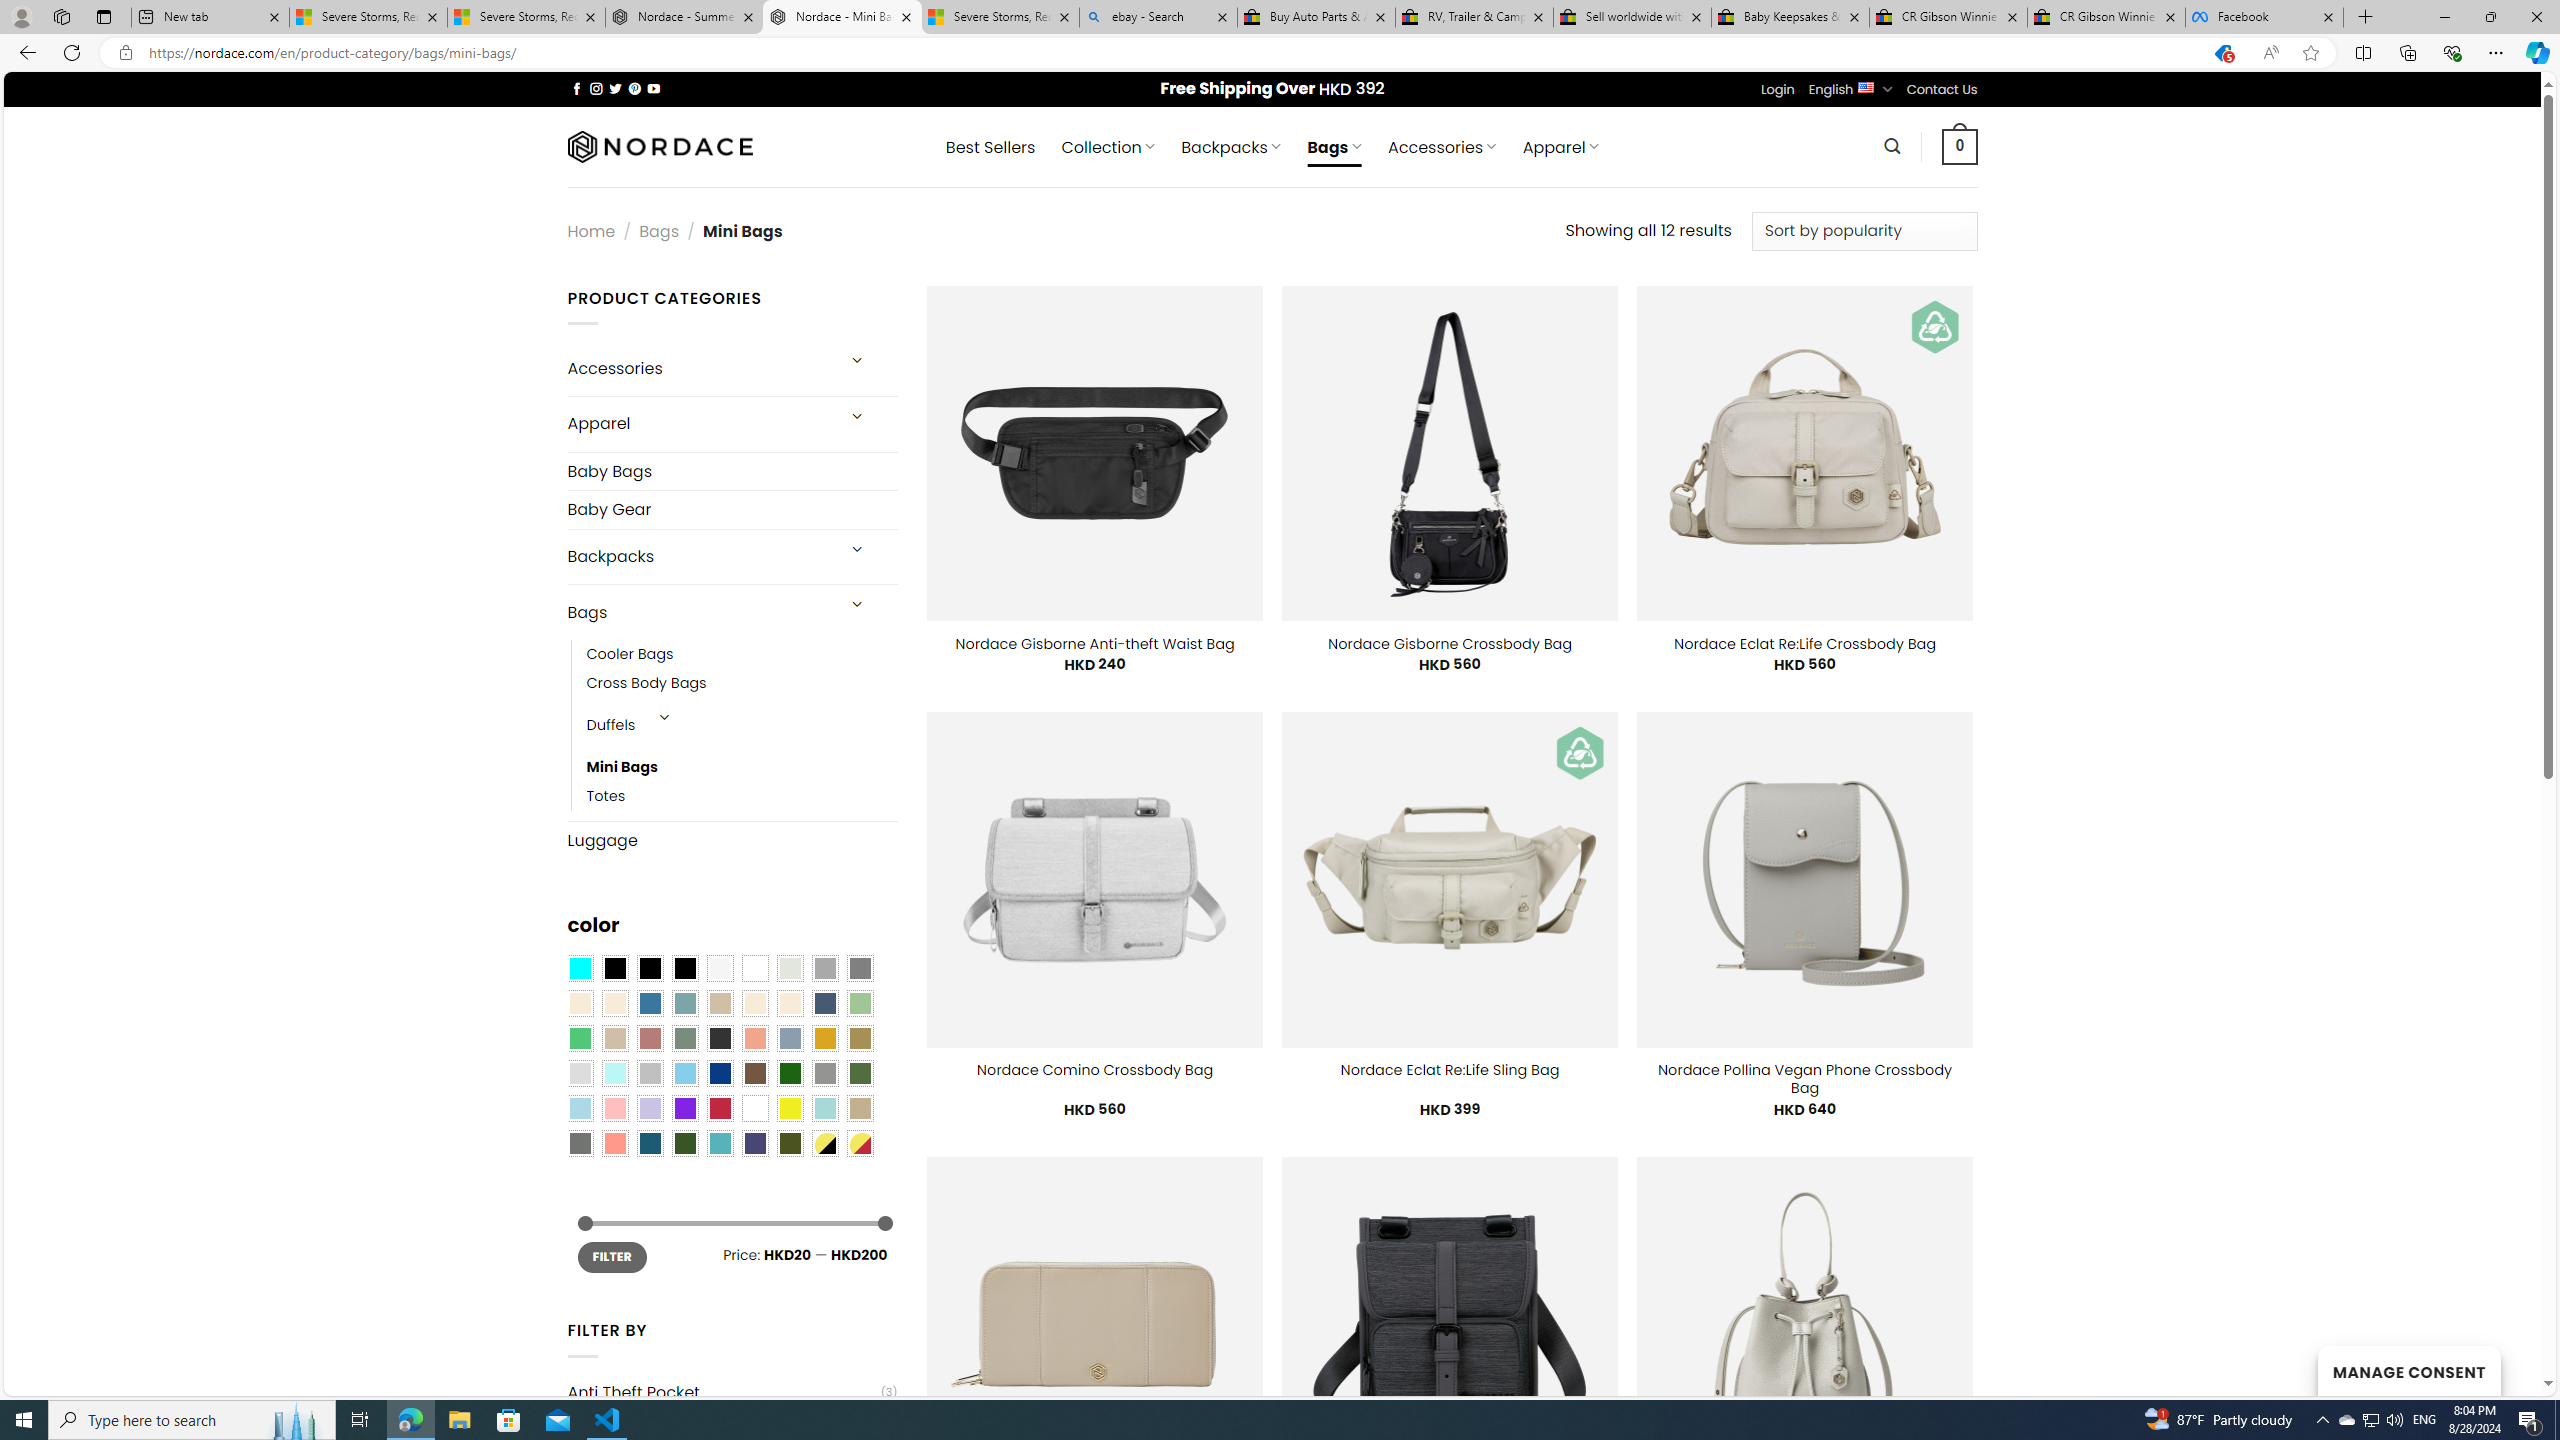 This screenshot has width=2560, height=1440. What do you see at coordinates (860, 1142) in the screenshot?
I see `'Yellow-Red'` at bounding box center [860, 1142].